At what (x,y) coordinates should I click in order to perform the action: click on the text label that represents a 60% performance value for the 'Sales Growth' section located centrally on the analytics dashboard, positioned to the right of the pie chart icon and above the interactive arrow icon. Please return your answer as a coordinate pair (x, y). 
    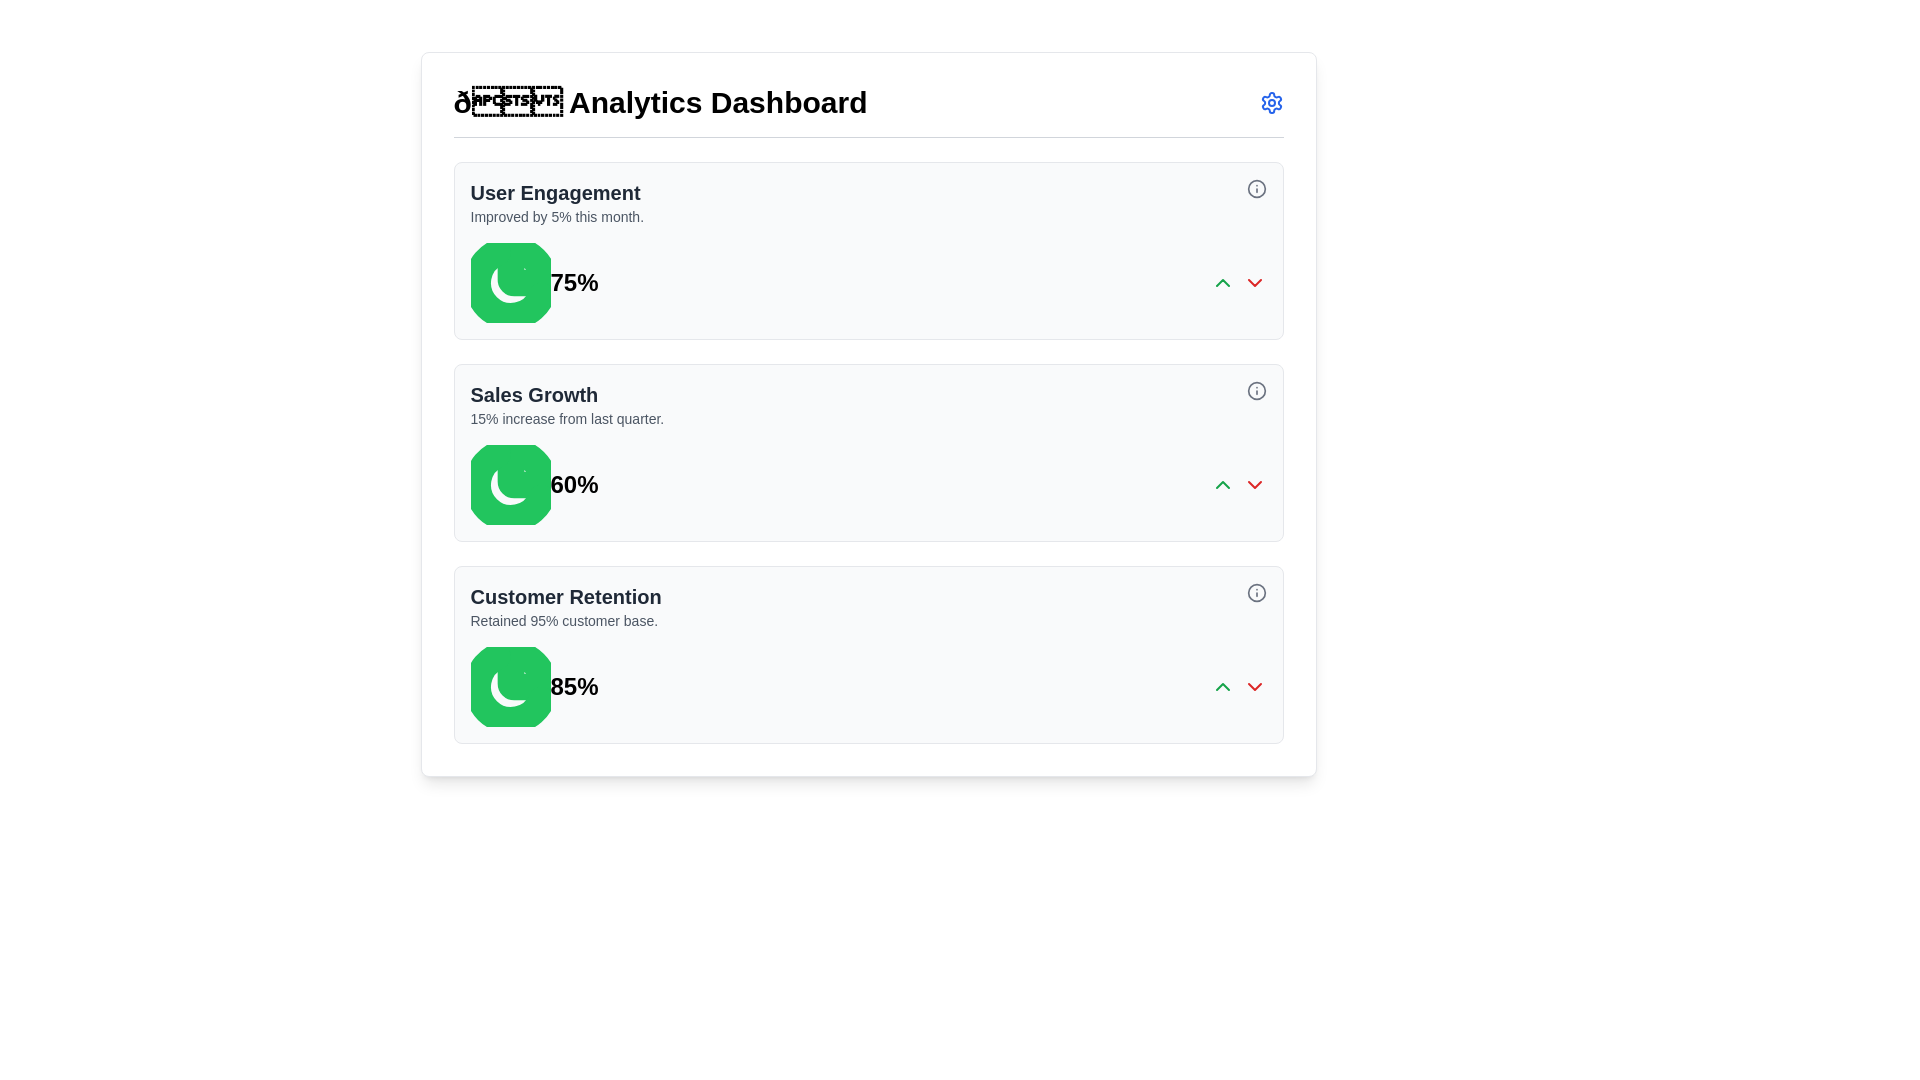
    Looking at the image, I should click on (573, 485).